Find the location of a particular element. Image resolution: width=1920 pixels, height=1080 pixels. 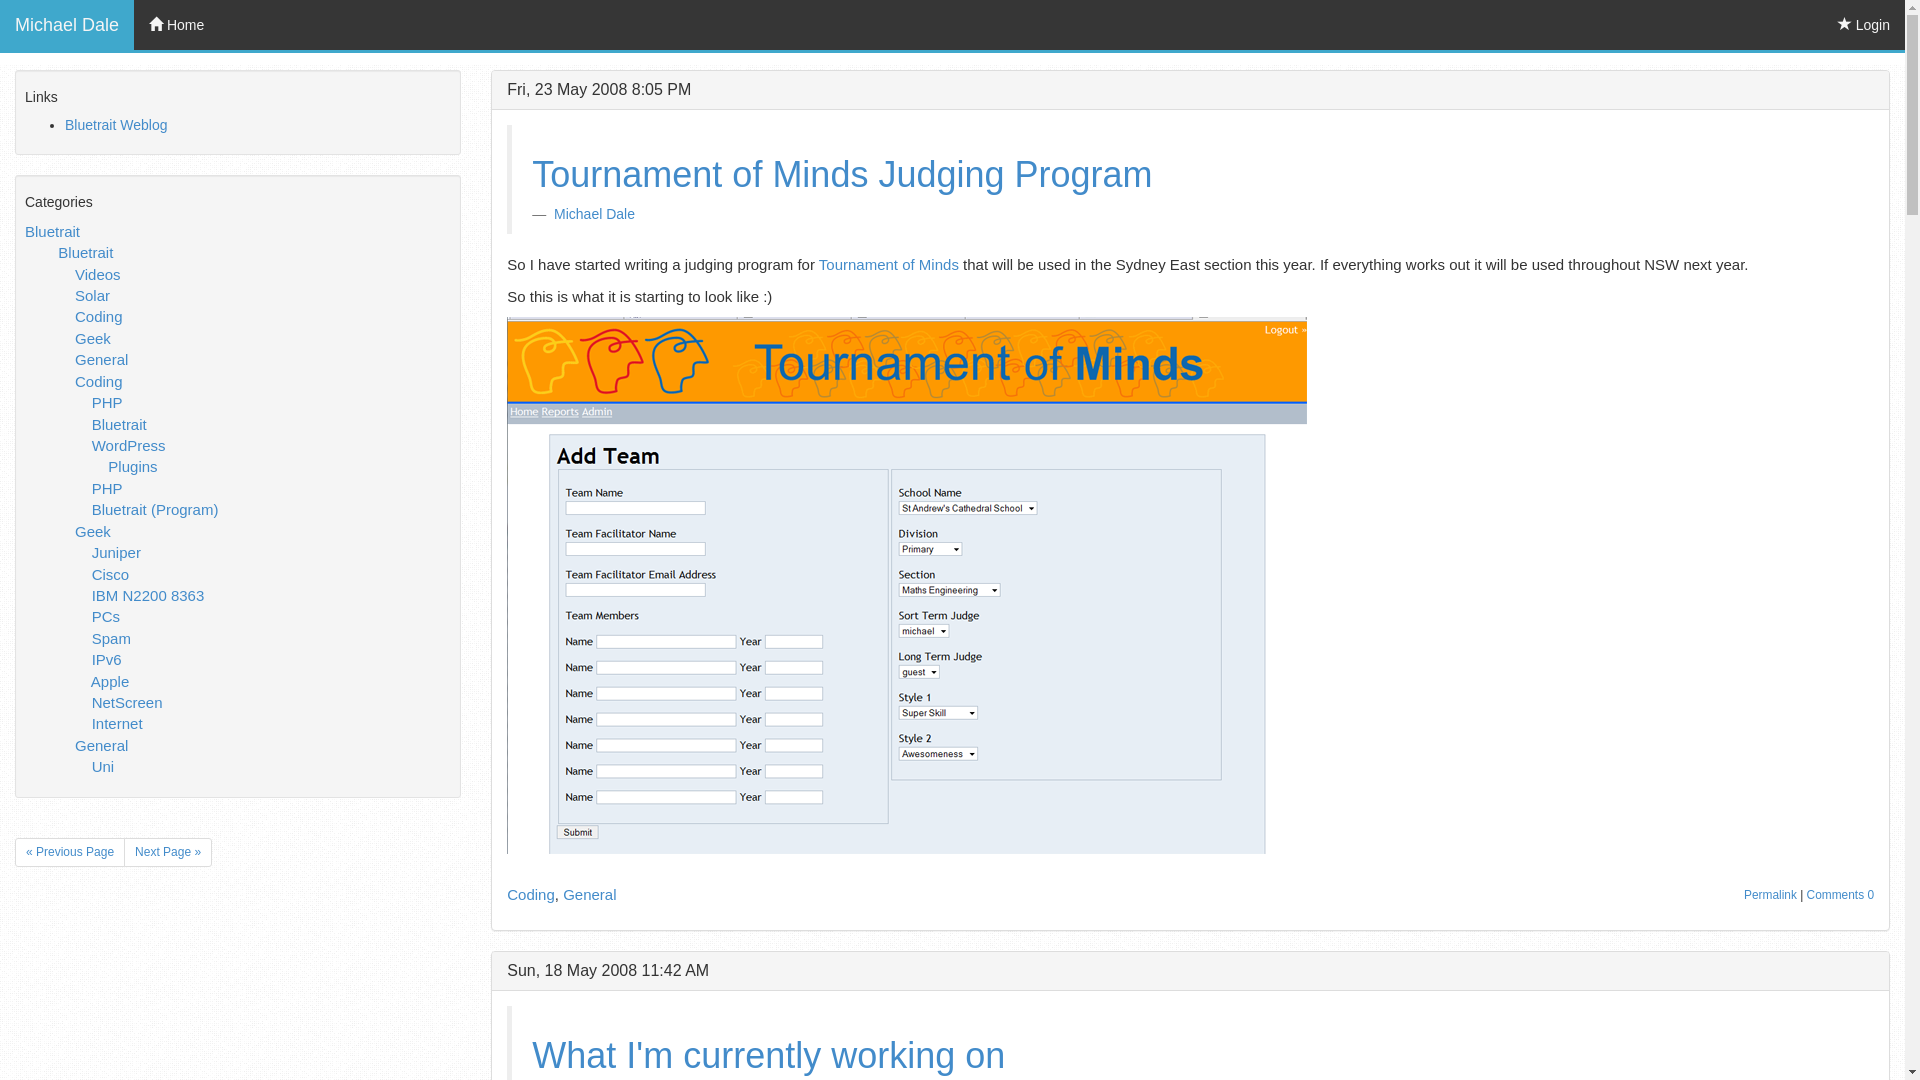

'General' is located at coordinates (100, 358).